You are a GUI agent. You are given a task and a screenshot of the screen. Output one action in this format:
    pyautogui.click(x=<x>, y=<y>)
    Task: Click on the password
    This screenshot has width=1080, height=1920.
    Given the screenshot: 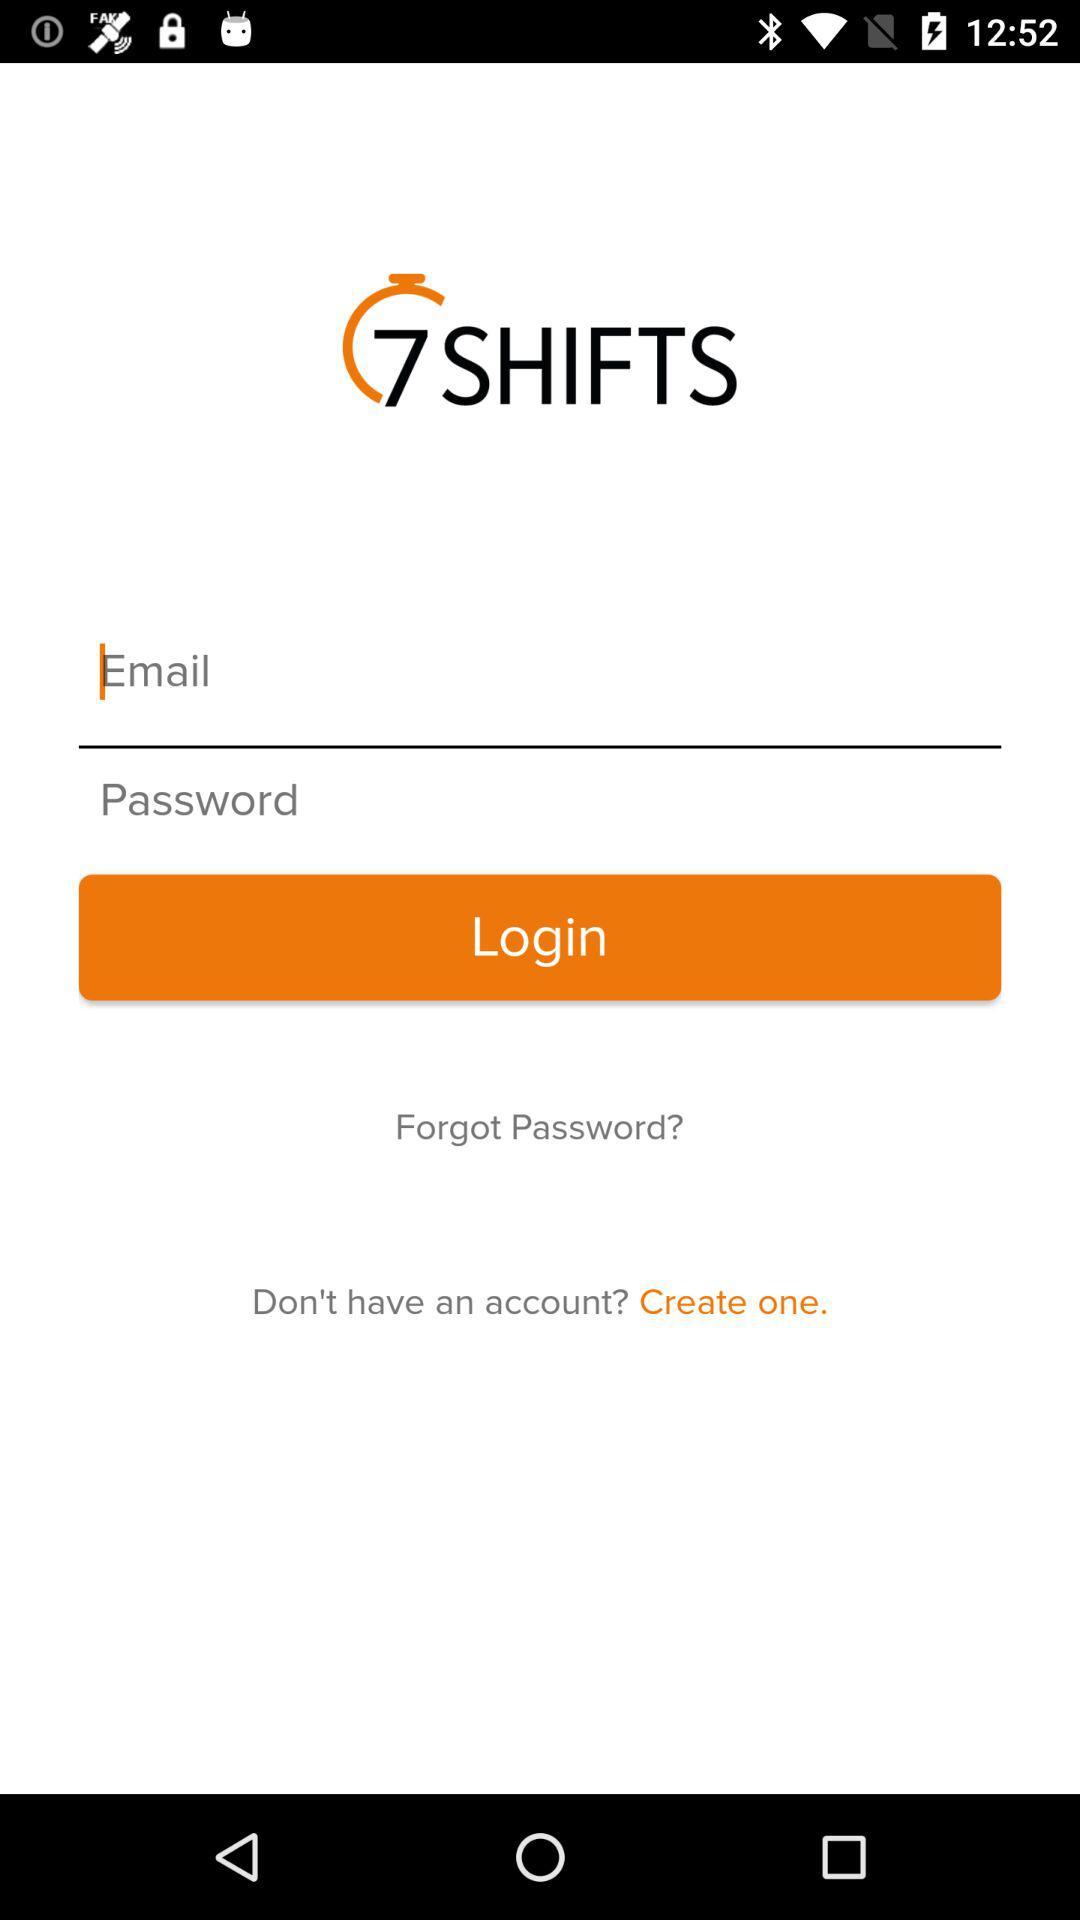 What is the action you would take?
    pyautogui.click(x=540, y=801)
    